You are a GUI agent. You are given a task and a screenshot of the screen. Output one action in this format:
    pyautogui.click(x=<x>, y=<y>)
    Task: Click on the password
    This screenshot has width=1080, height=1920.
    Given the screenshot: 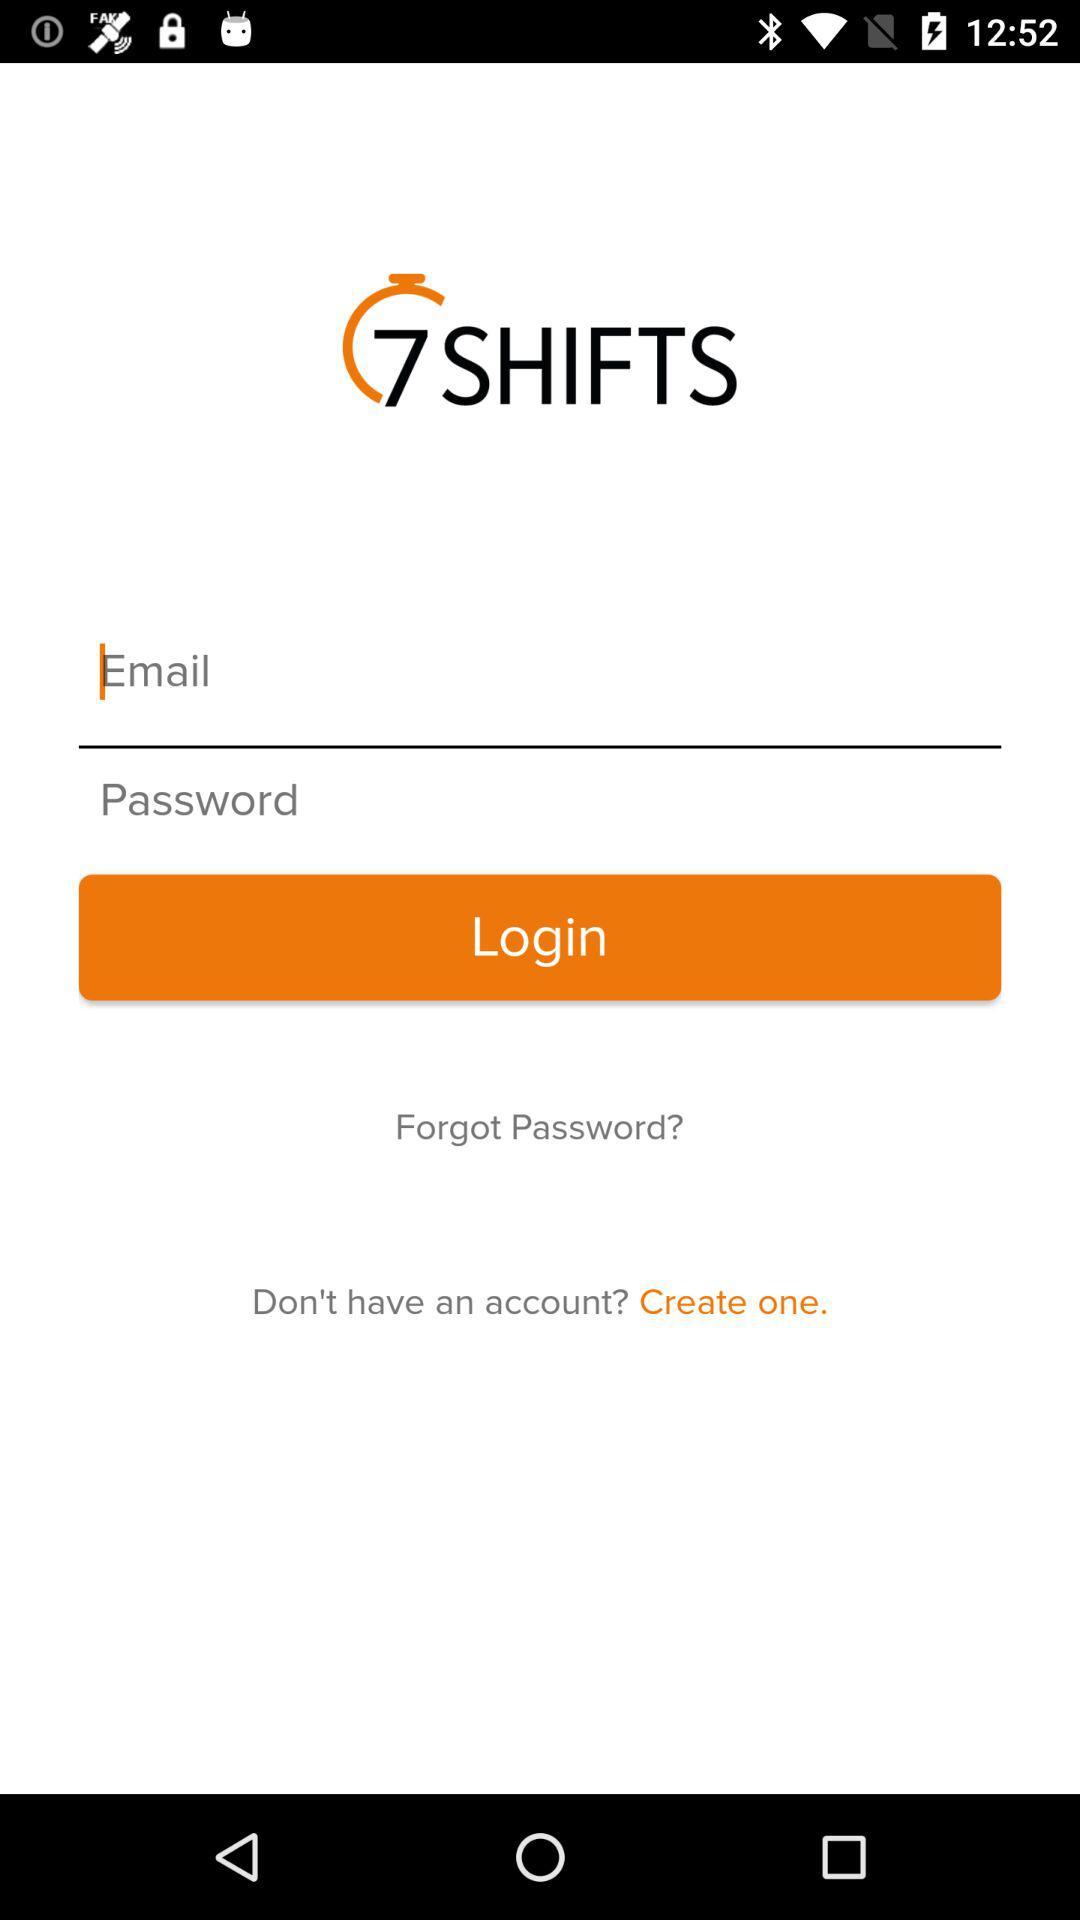 What is the action you would take?
    pyautogui.click(x=540, y=801)
    